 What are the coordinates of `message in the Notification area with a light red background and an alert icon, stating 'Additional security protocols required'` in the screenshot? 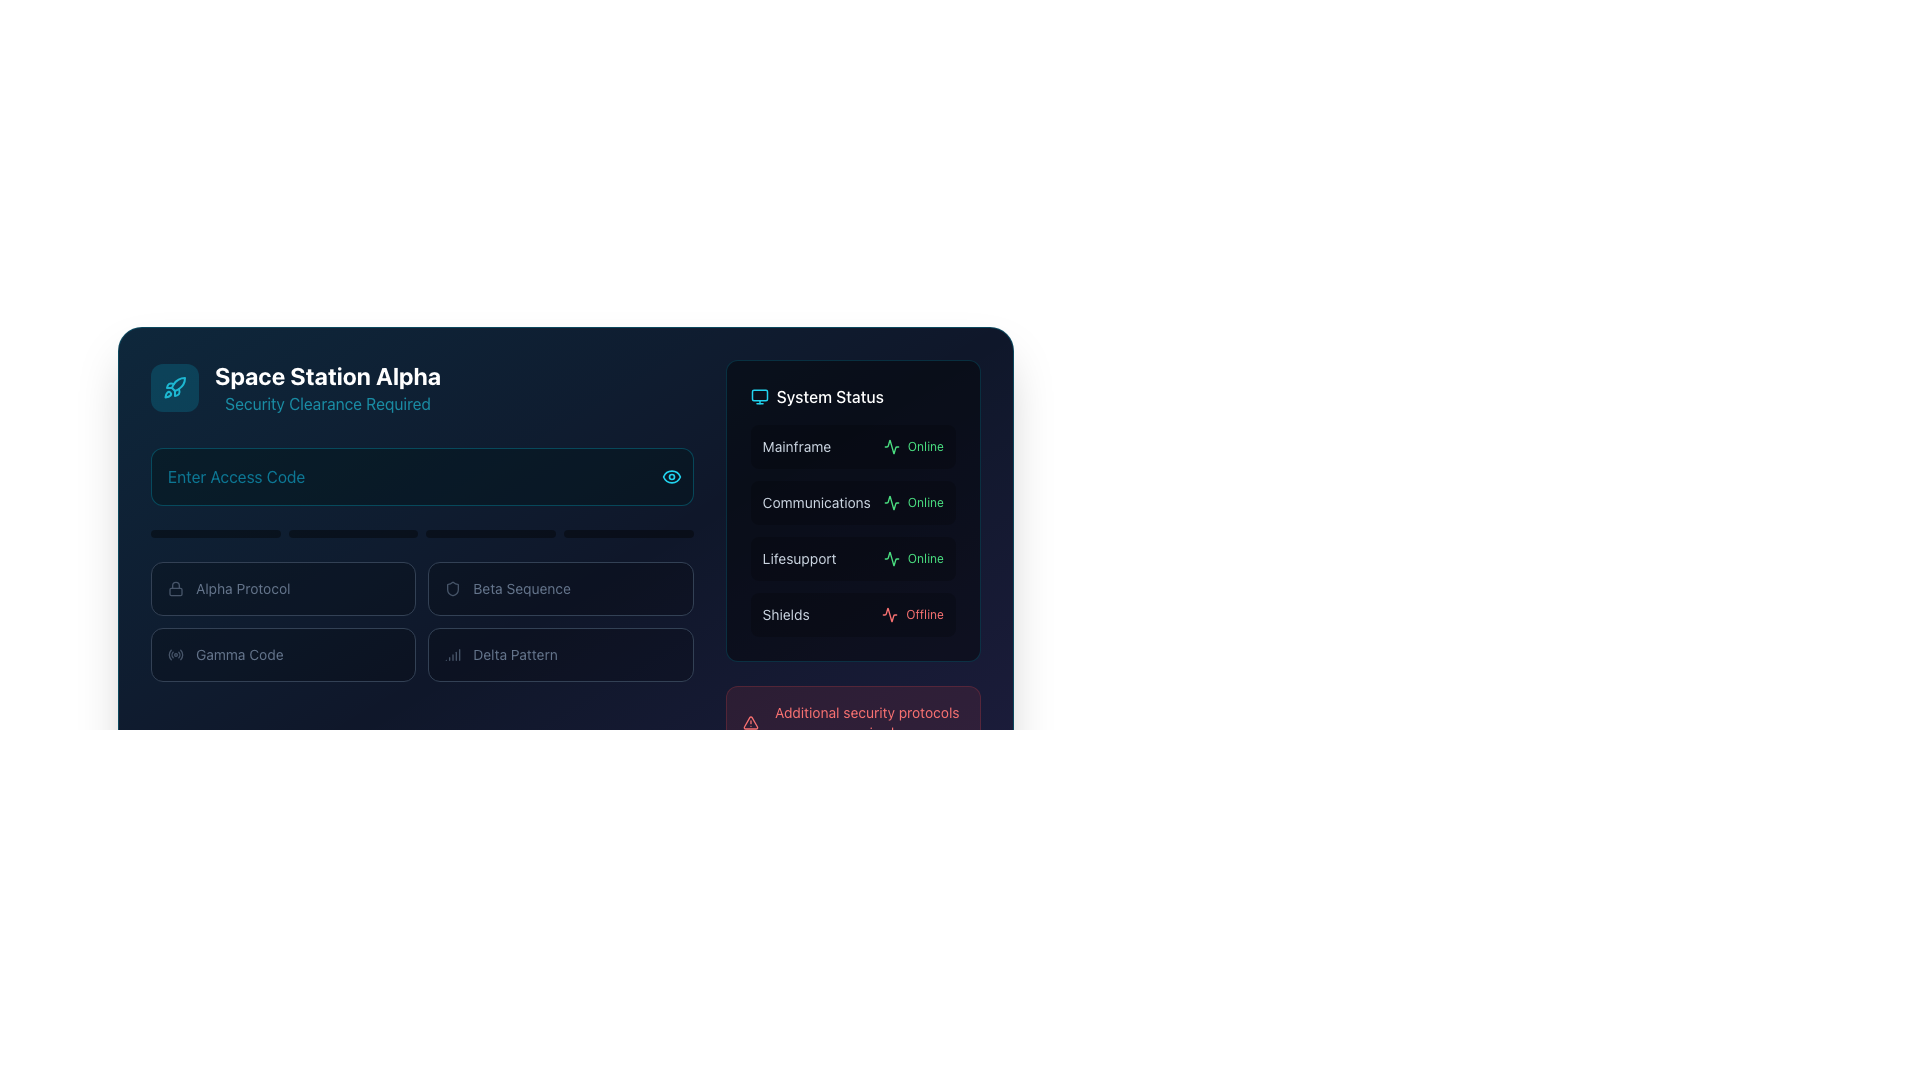 It's located at (853, 722).